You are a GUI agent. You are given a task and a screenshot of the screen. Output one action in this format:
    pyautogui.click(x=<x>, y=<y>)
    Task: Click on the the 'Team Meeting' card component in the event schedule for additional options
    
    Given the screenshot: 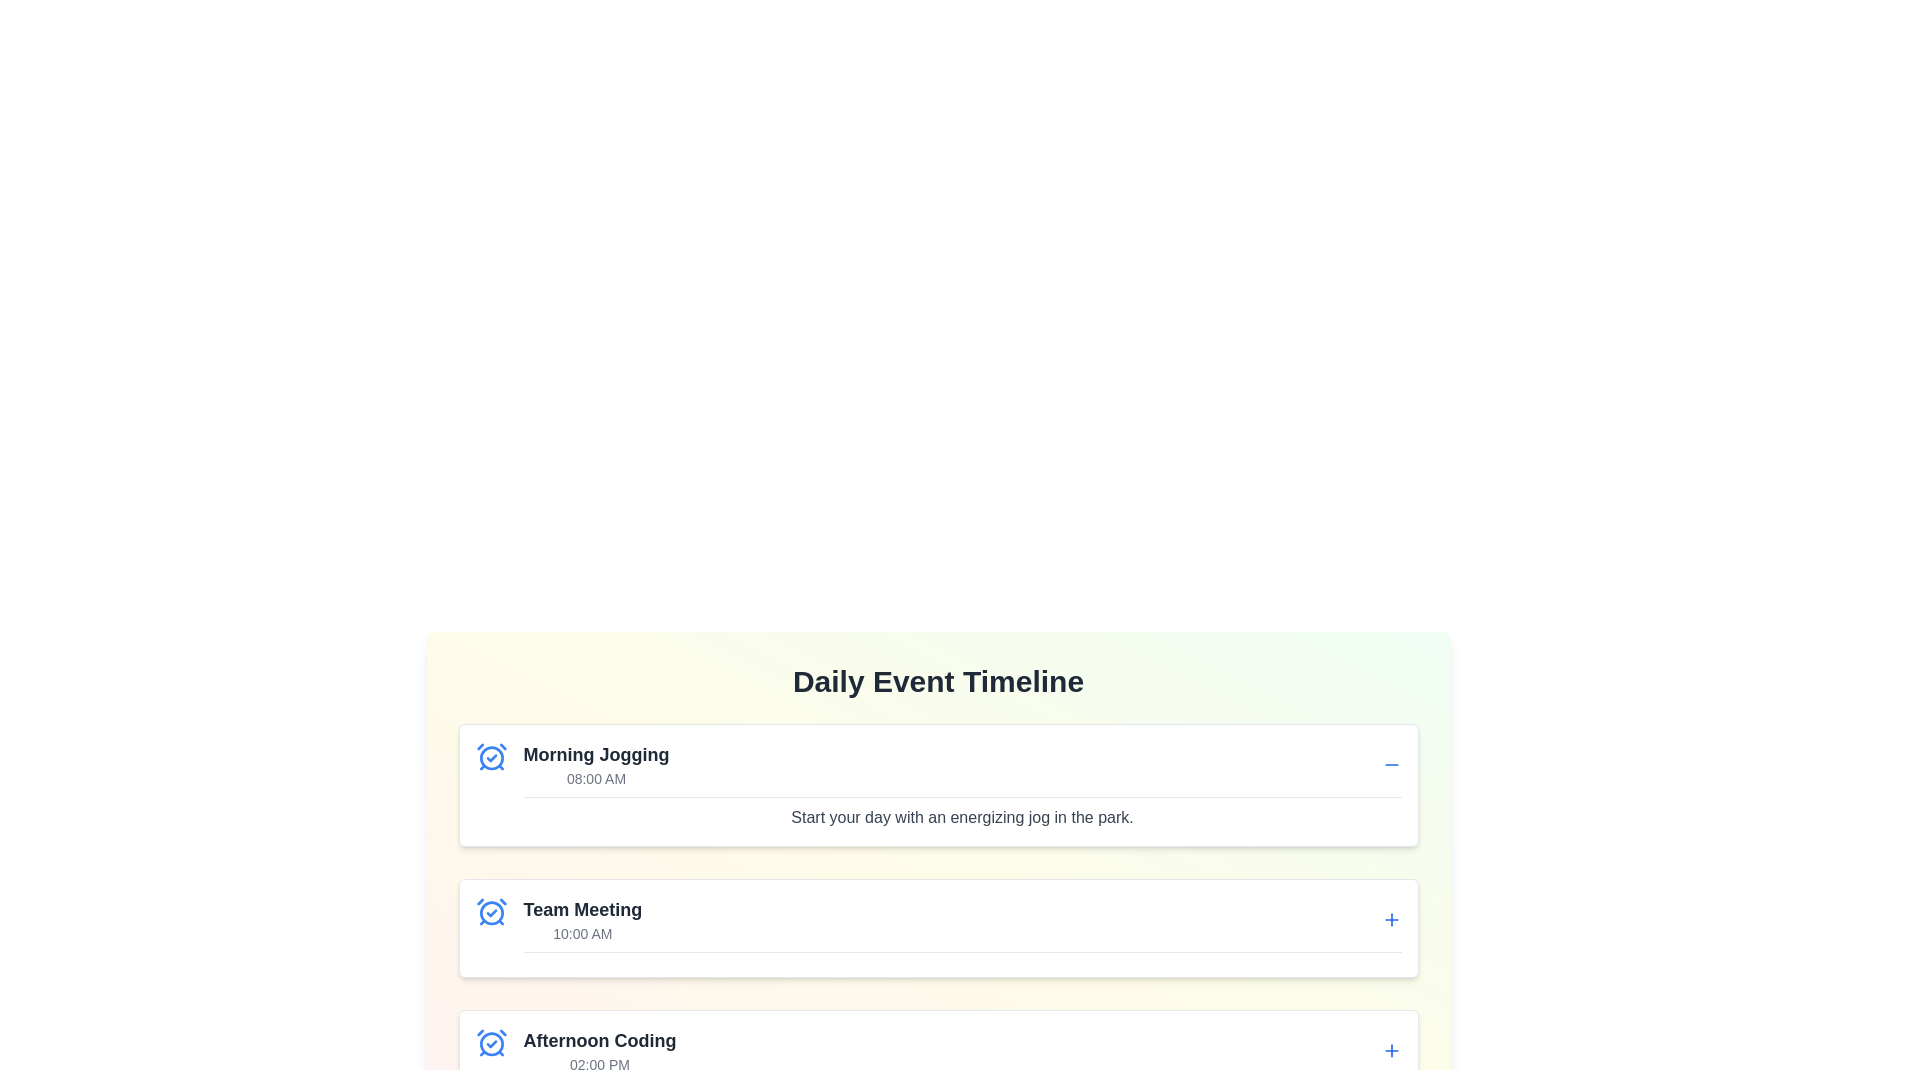 What is the action you would take?
    pyautogui.click(x=937, y=928)
    